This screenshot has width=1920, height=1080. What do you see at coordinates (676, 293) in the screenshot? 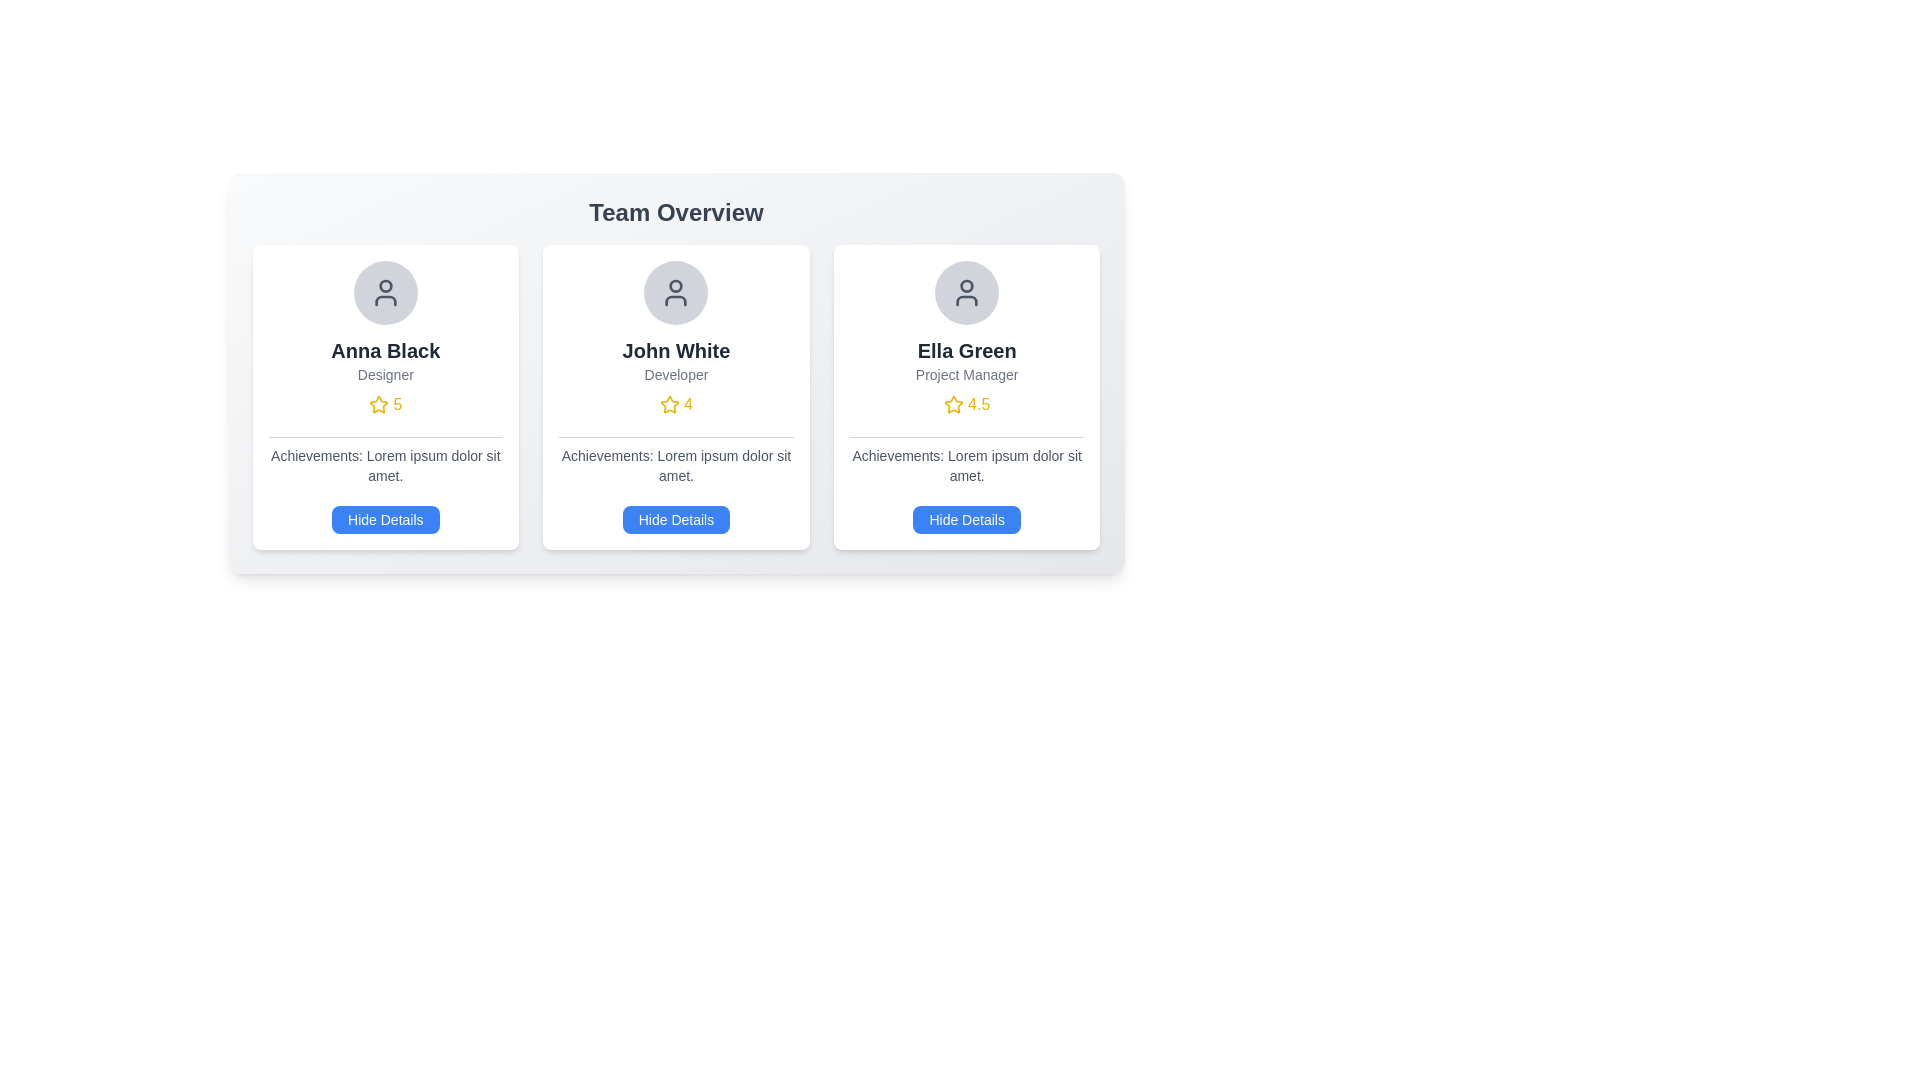
I see `the User Avatar representing 'John White'` at bounding box center [676, 293].